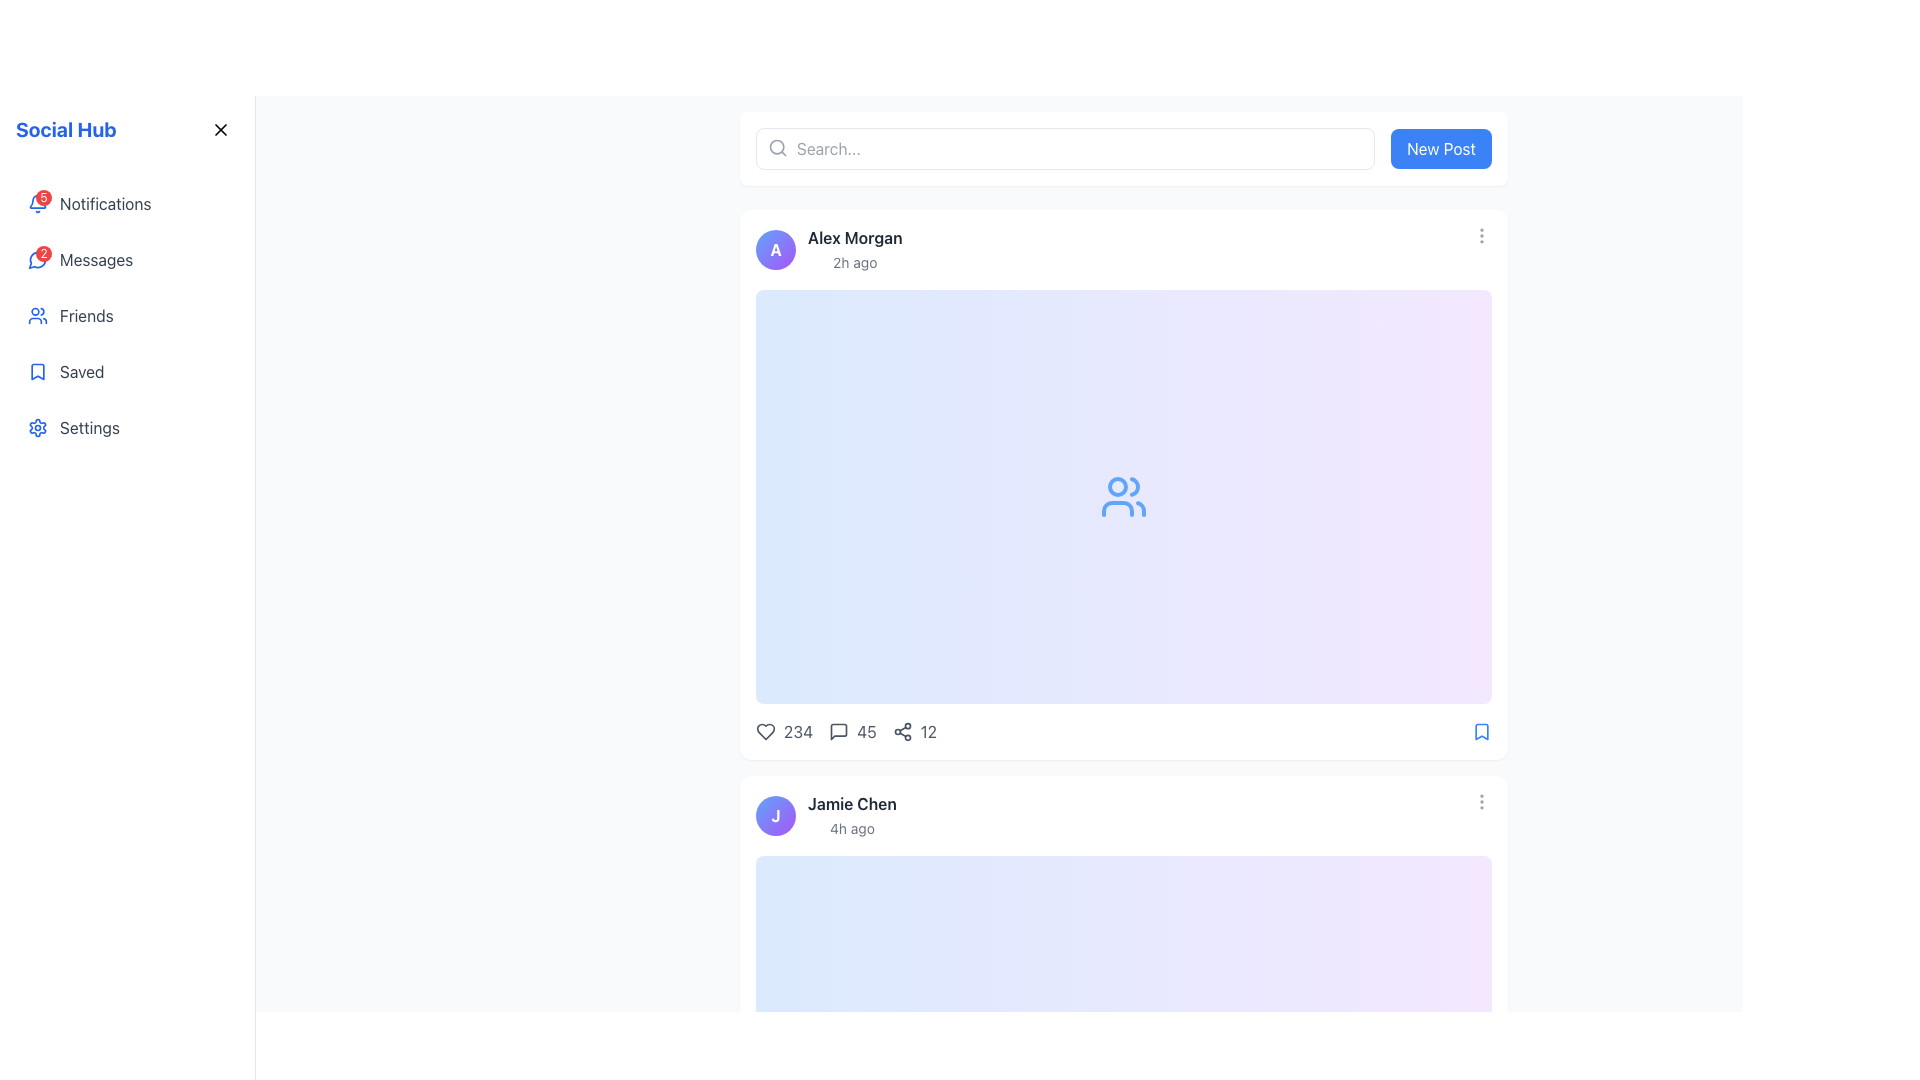 Image resolution: width=1920 pixels, height=1080 pixels. Describe the element at coordinates (85, 315) in the screenshot. I see `the 'Friends' text label in the vertical navigation menu` at that location.